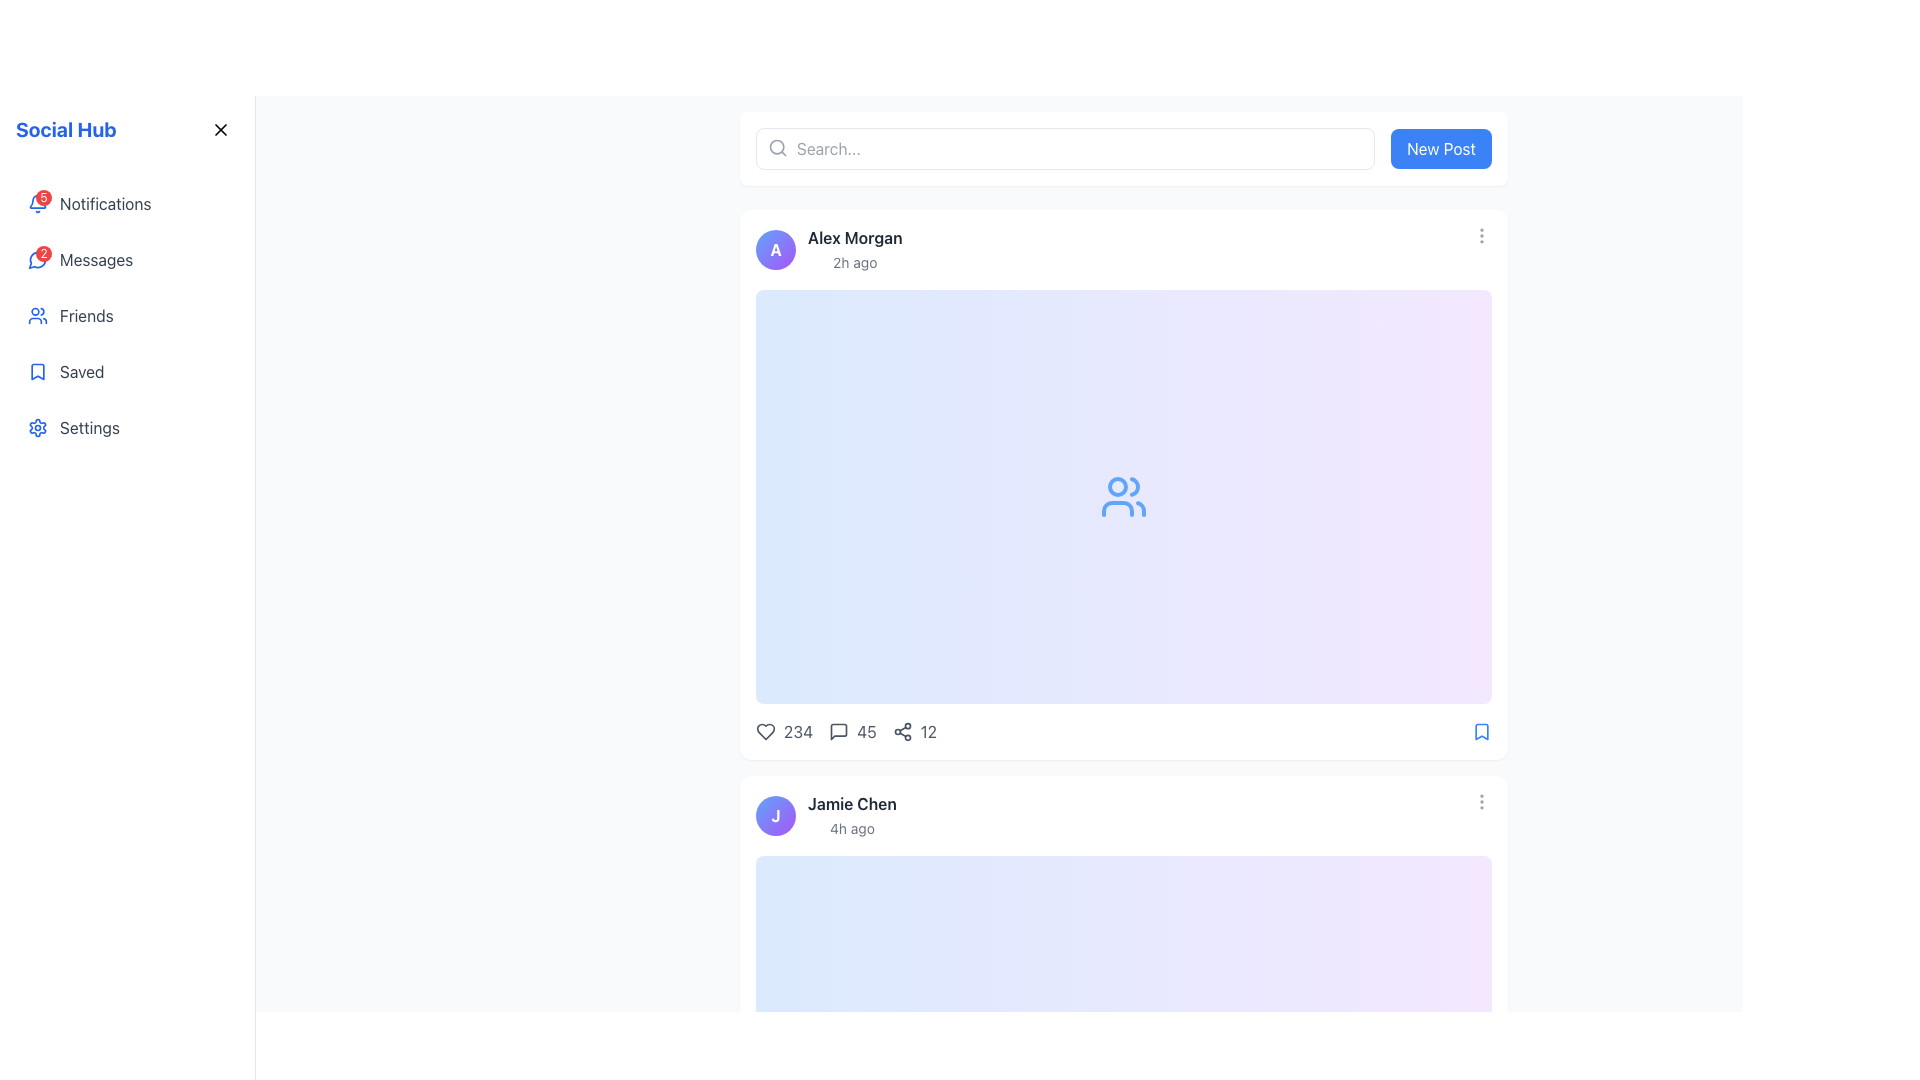 Image resolution: width=1920 pixels, height=1080 pixels. Describe the element at coordinates (85, 315) in the screenshot. I see `the 'Friends' text label in the vertical navigation menu` at that location.